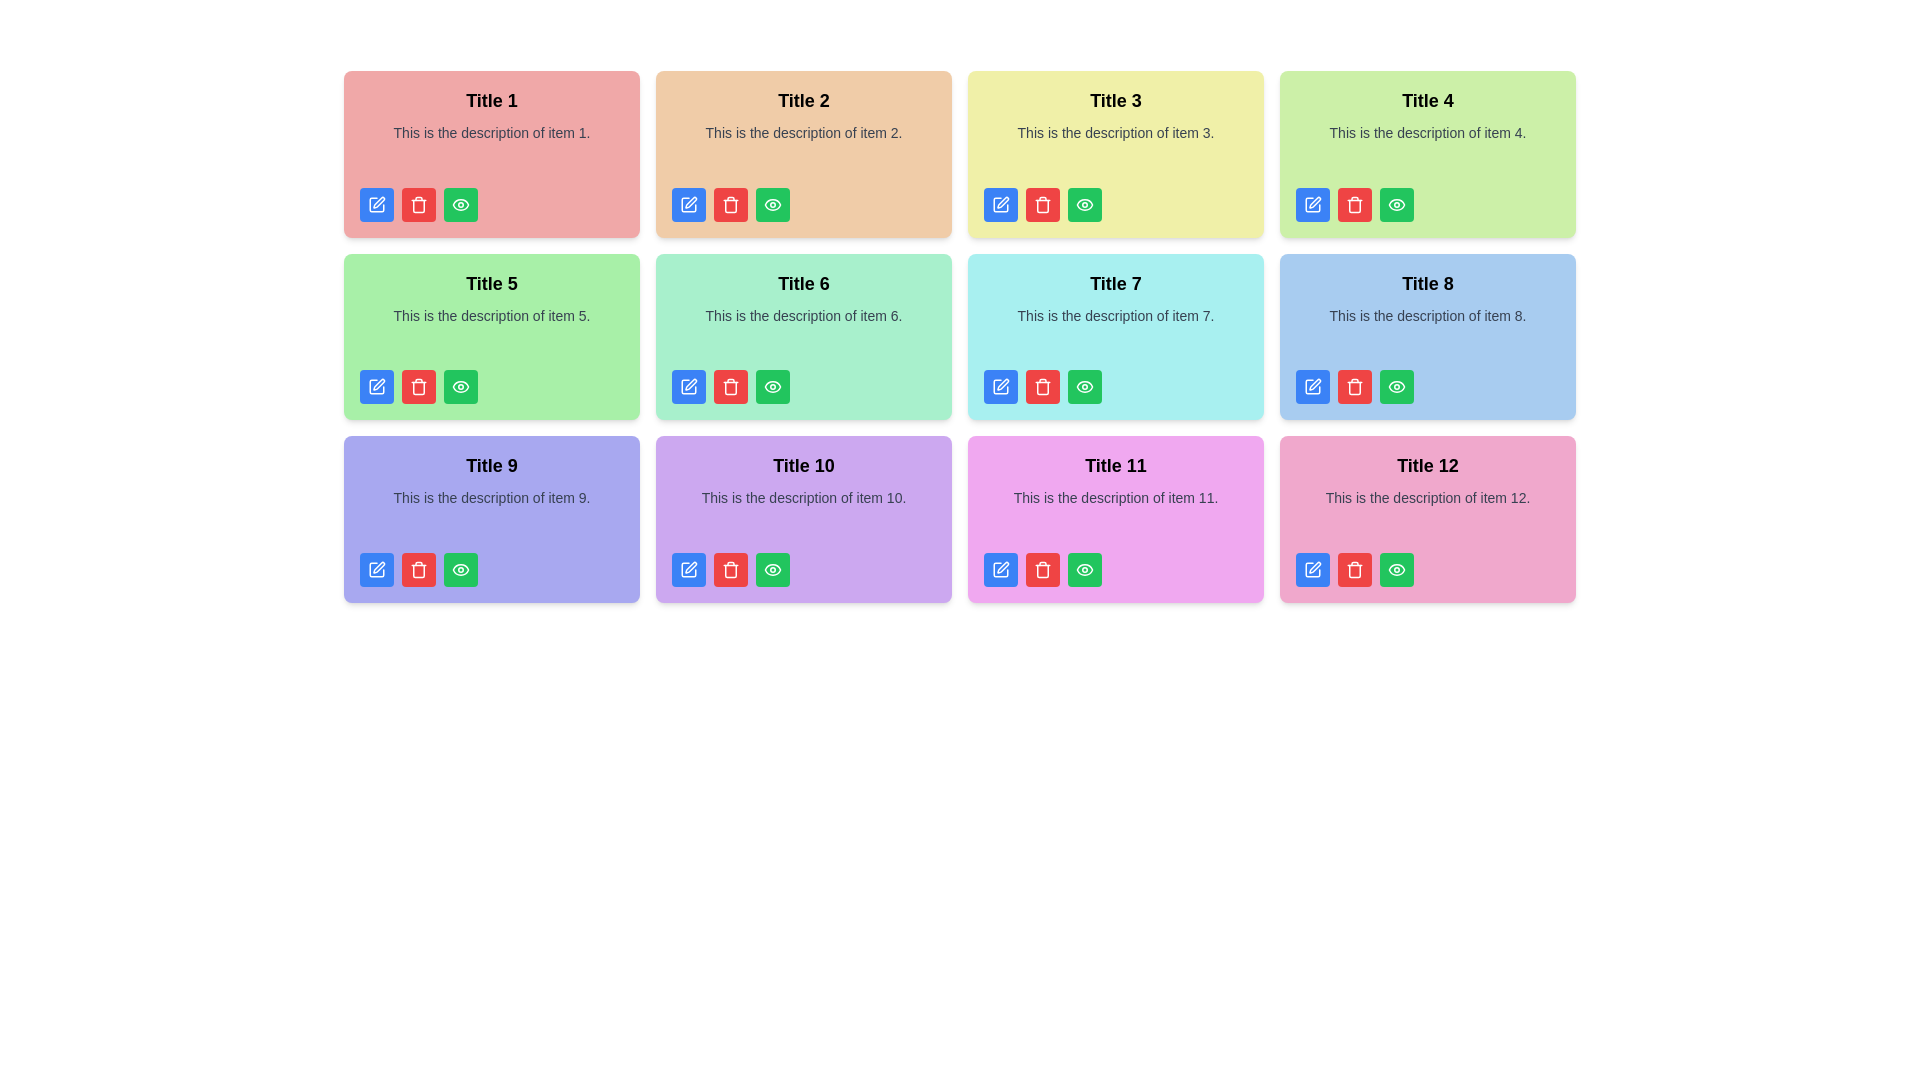  Describe the element at coordinates (1313, 386) in the screenshot. I see `the blue circular button with a white pen icon, located at the bottom of the 'Title 8' card` at that location.